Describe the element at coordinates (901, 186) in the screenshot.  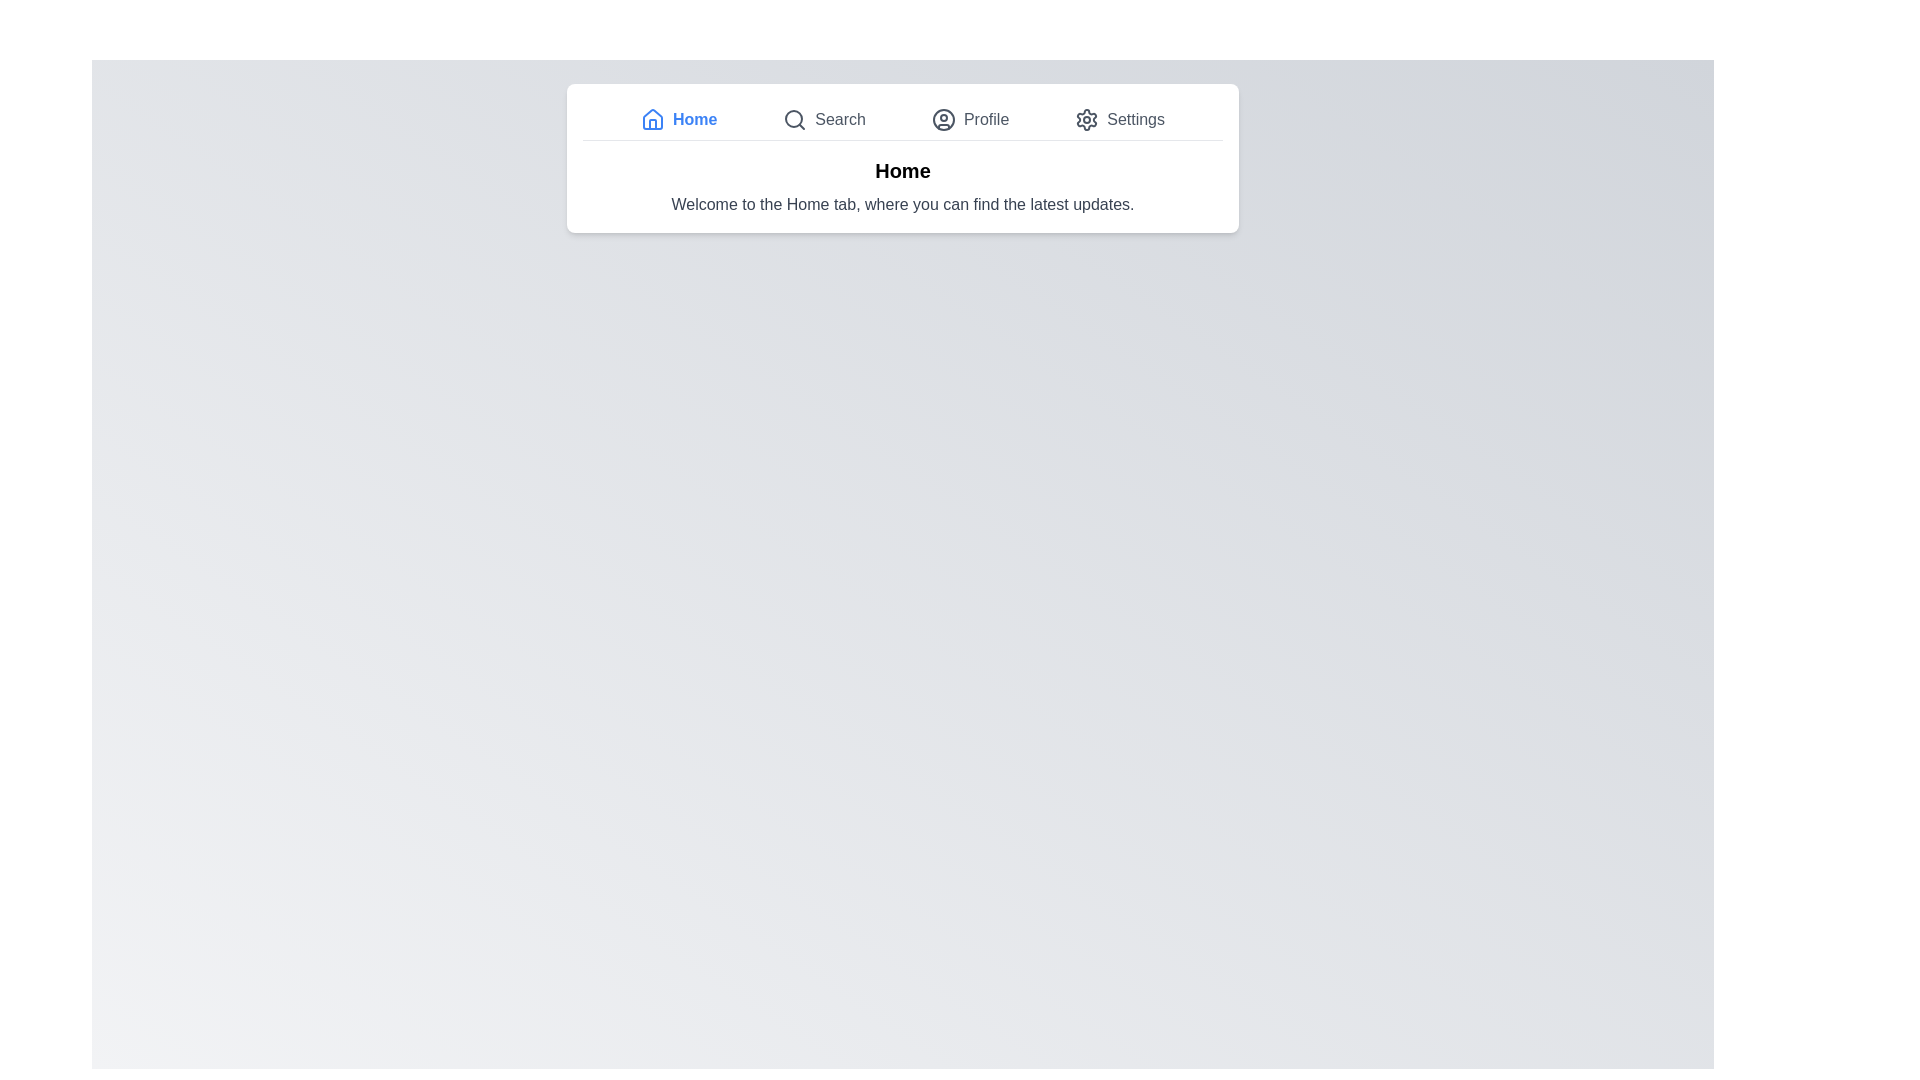
I see `text block that contains the bold 'Home' and the smaller 'Welcome to the Home tab, where you can find the latest updates.'` at that location.